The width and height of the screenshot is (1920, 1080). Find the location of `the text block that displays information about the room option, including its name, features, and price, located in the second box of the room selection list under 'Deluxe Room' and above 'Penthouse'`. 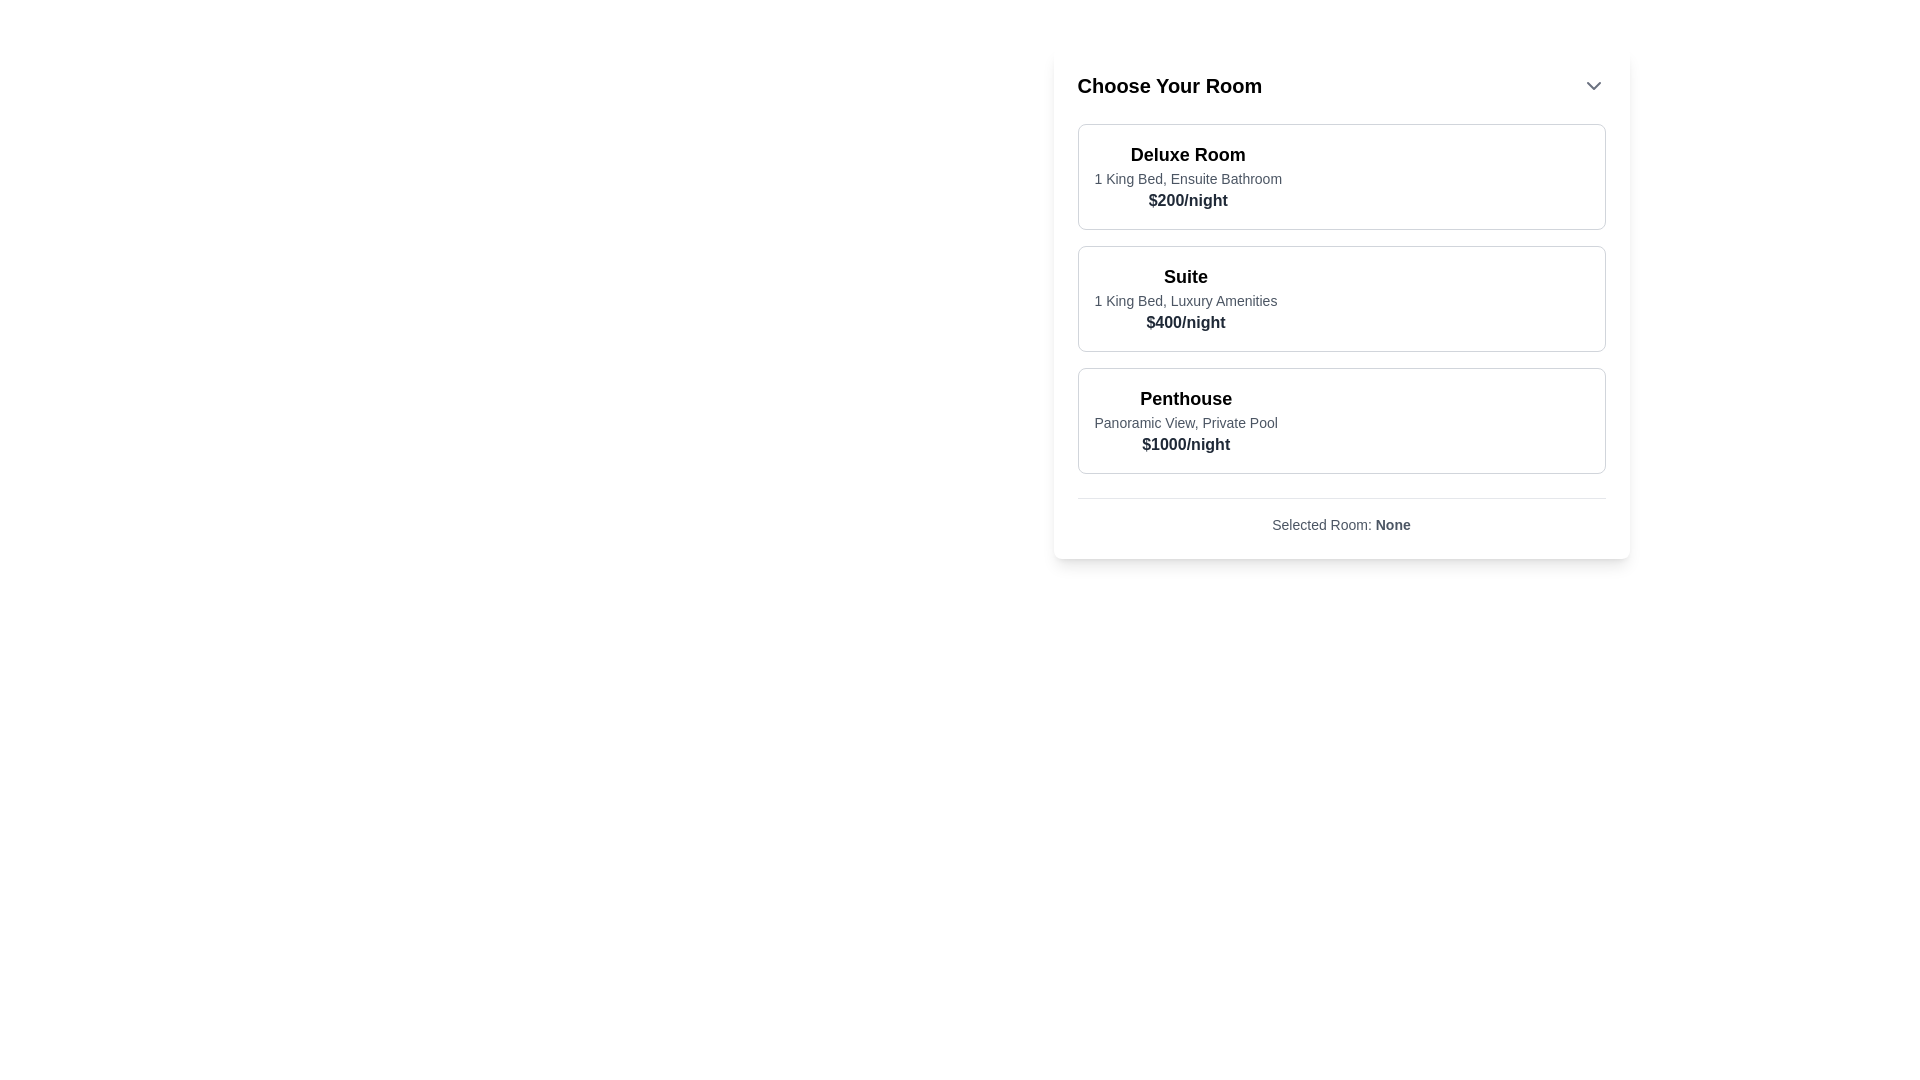

the text block that displays information about the room option, including its name, features, and price, located in the second box of the room selection list under 'Deluxe Room' and above 'Penthouse' is located at coordinates (1185, 299).